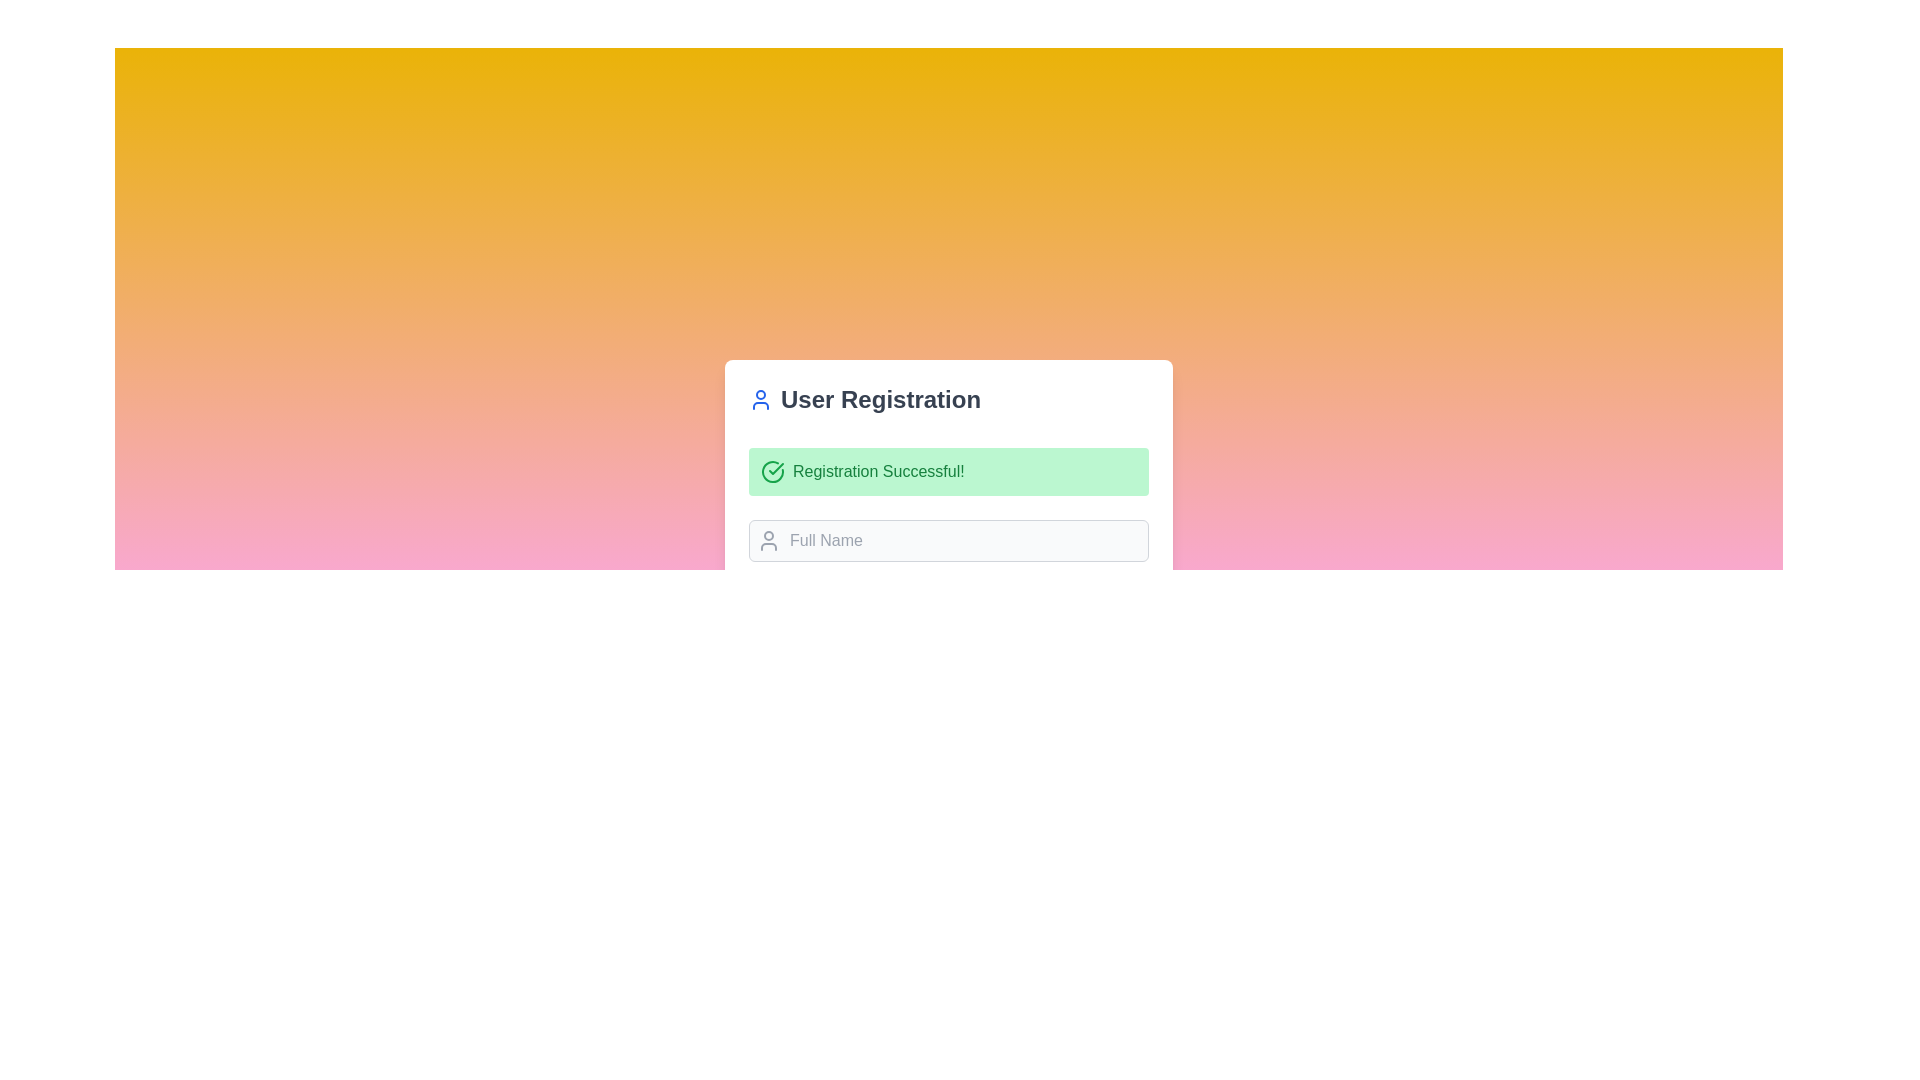 This screenshot has height=1080, width=1920. Describe the element at coordinates (771, 471) in the screenshot. I see `the circular graphical component that represents a portion of a circle, located next to the text 'Registration Successful!' within the green confirmation bar` at that location.